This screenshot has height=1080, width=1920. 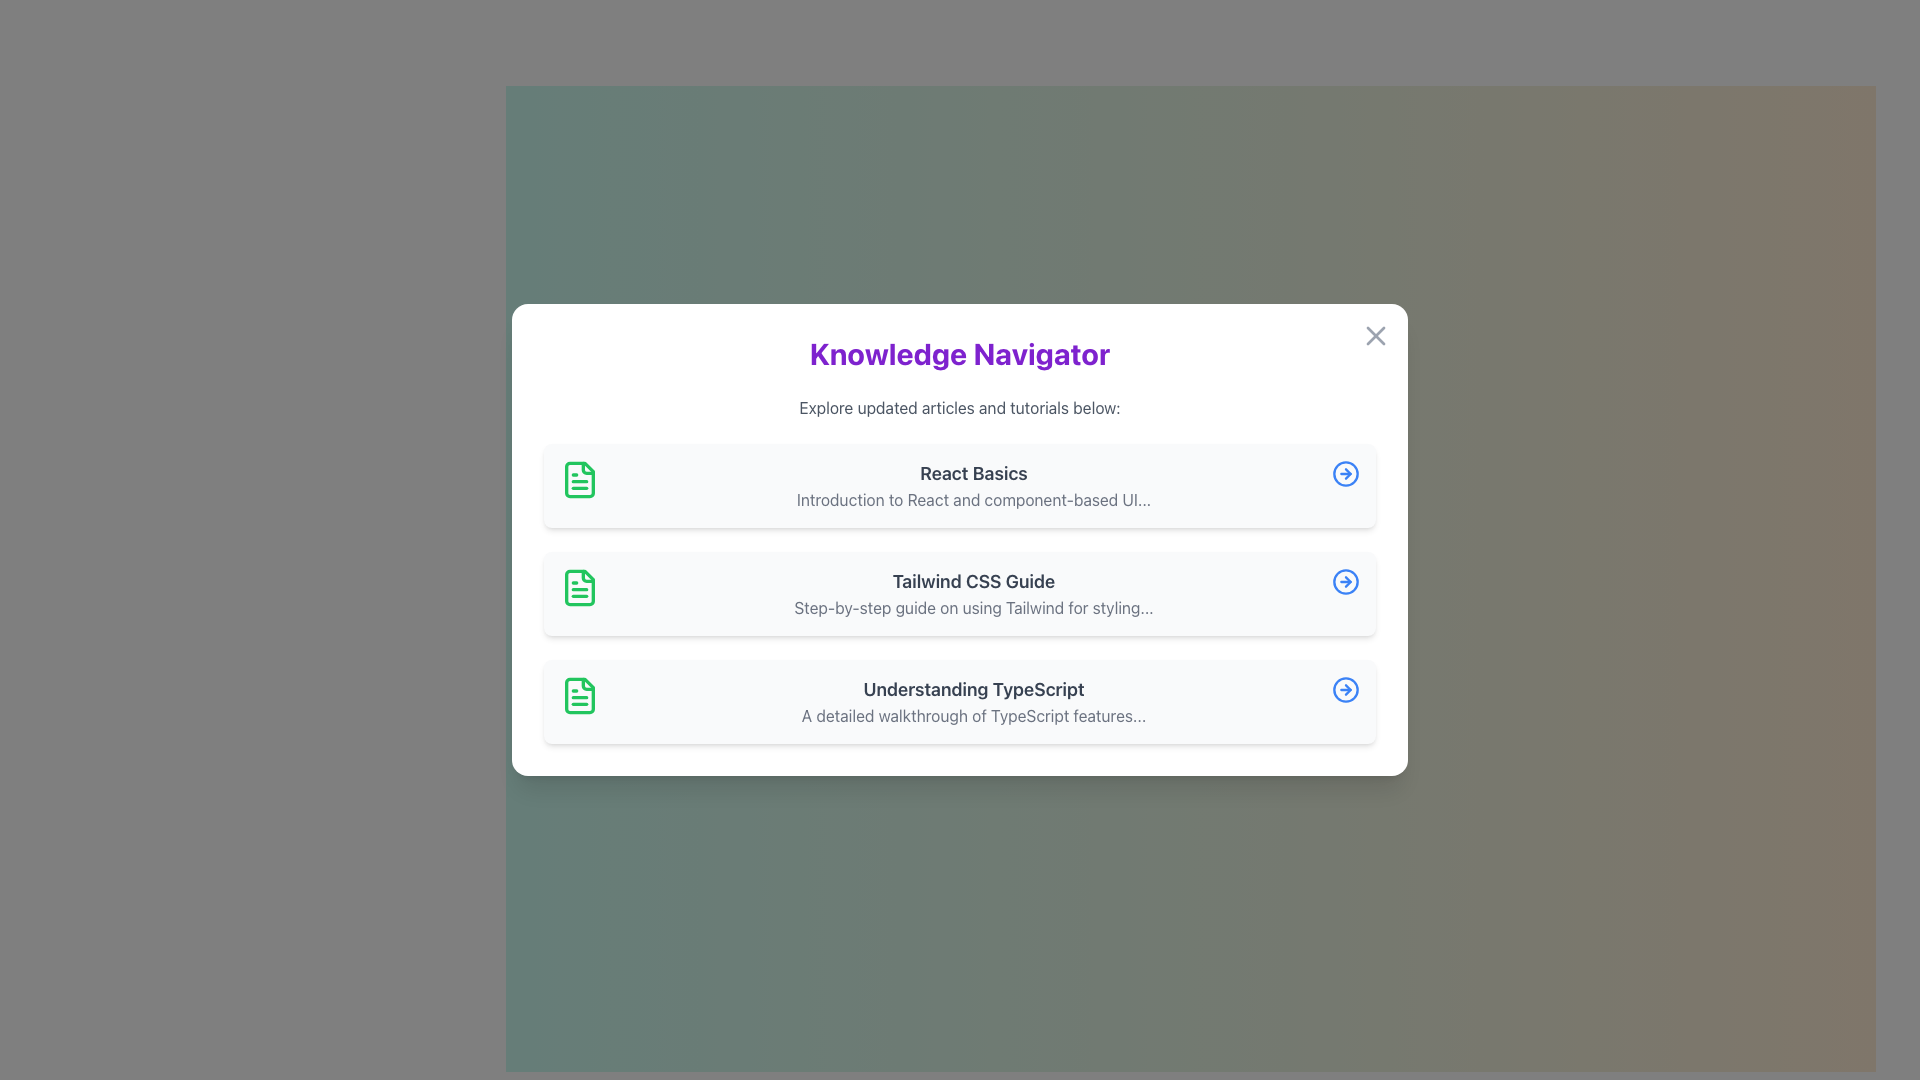 I want to click on the Pop-up Modal titled 'Knowledge Navigator', which features a white background, rounded corners, and includes sections with icons and titles, so click(x=960, y=540).